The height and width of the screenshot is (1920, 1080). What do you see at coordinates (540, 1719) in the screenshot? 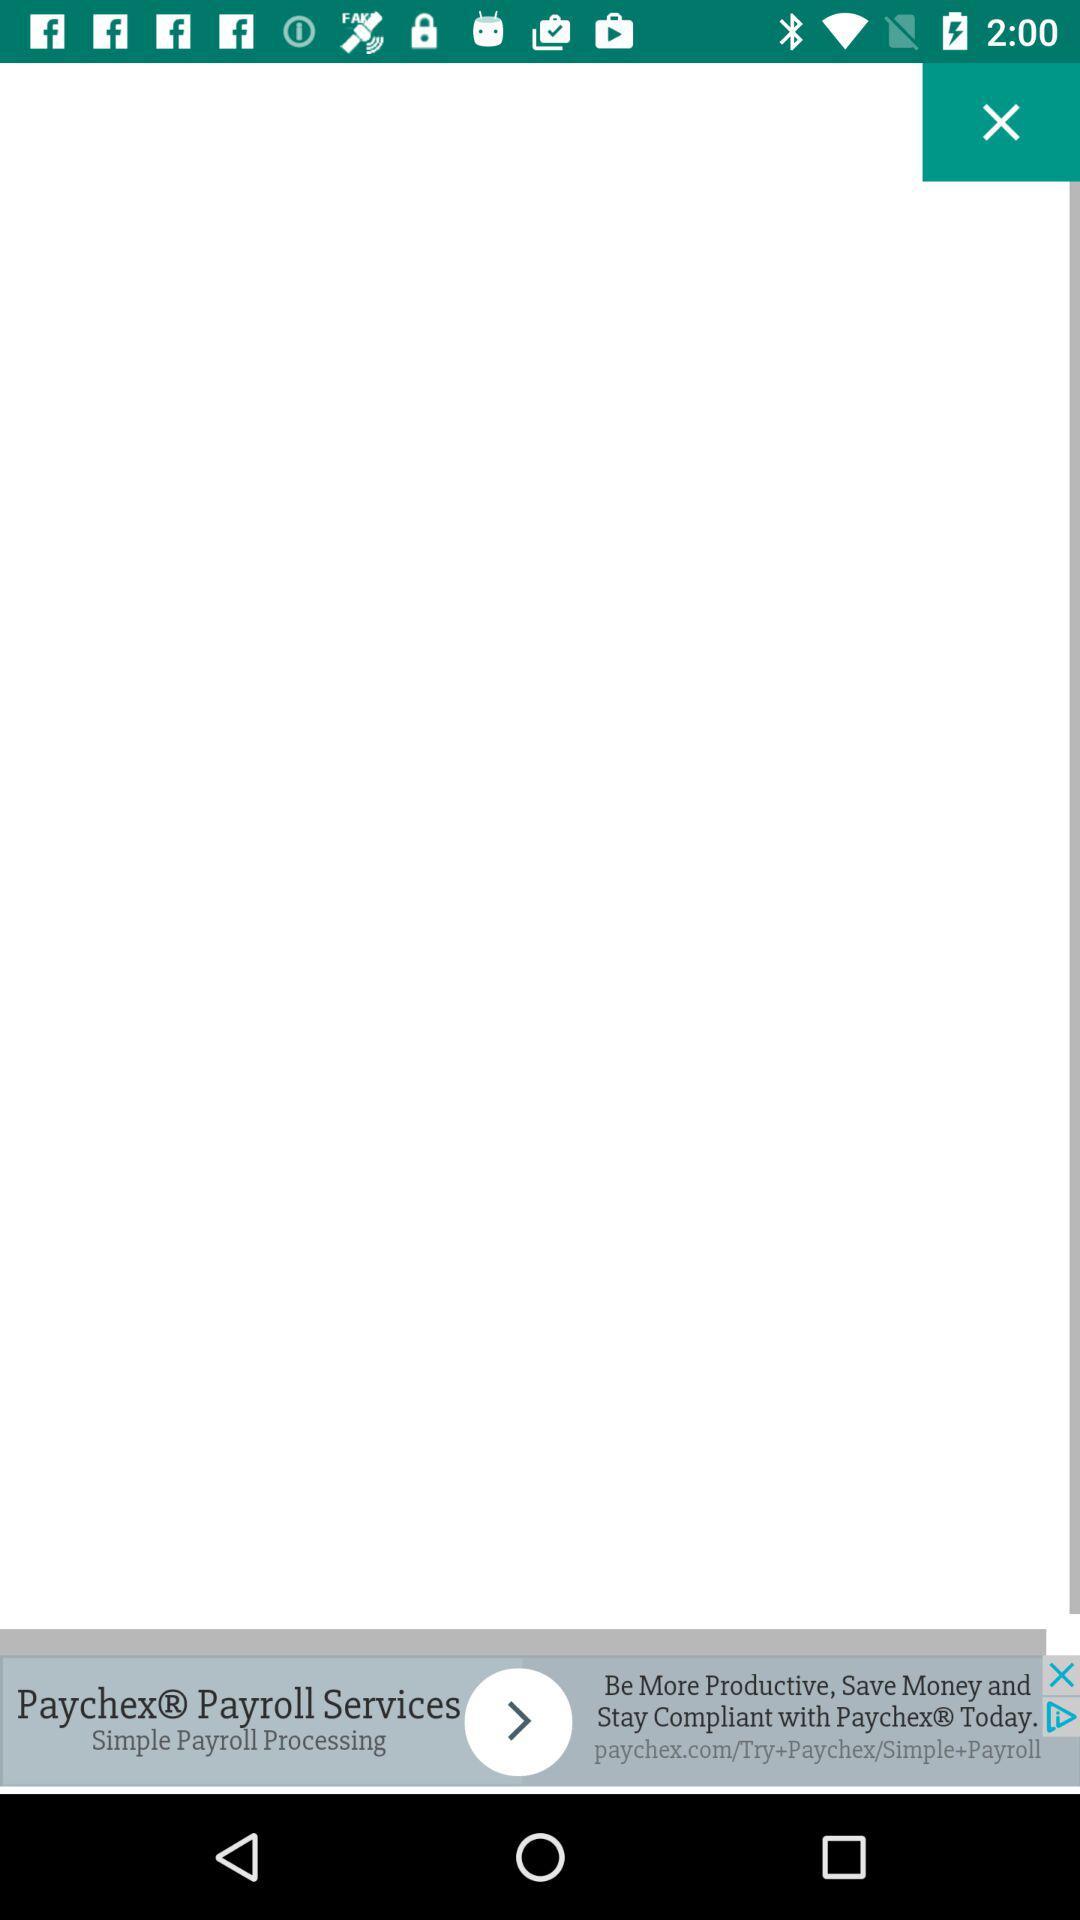
I see `this advertisement` at bounding box center [540, 1719].